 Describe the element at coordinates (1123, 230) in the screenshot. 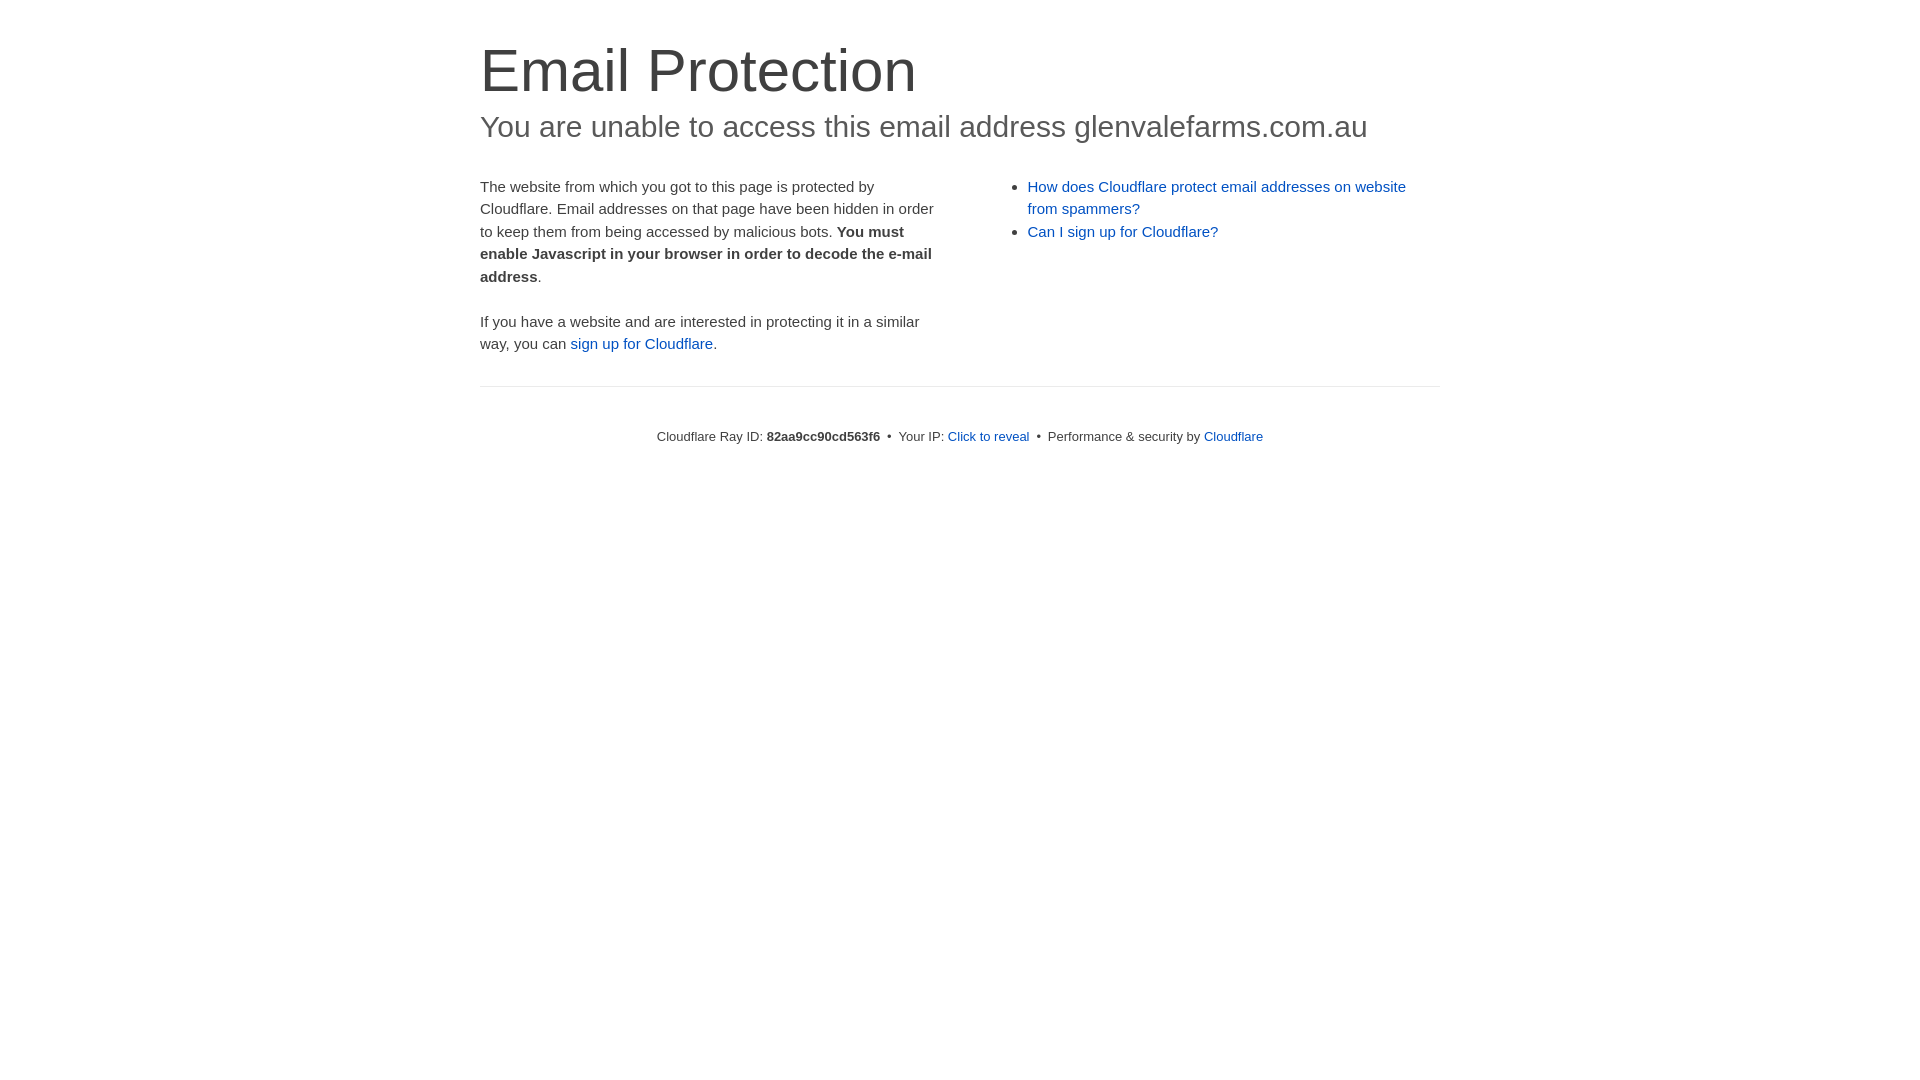

I see `'Can I sign up for Cloudflare?'` at that location.